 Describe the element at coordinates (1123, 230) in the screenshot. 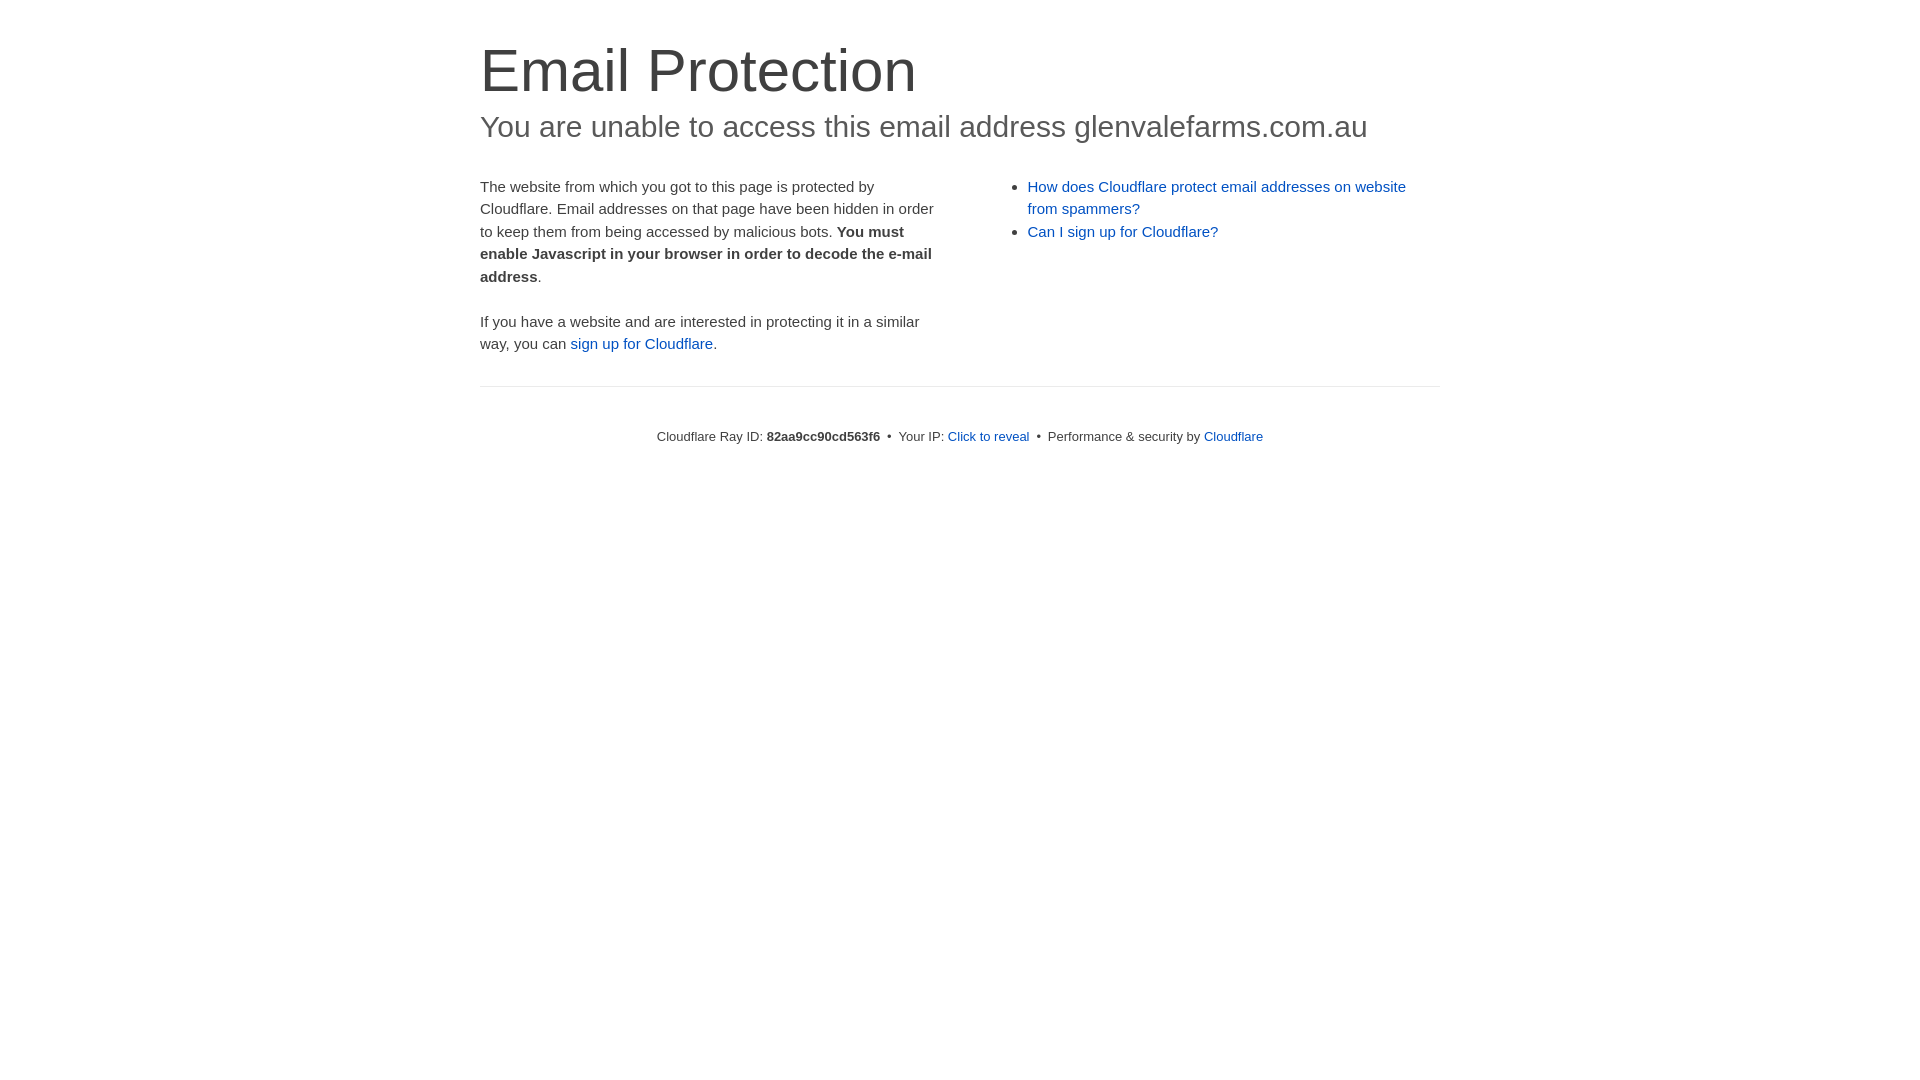

I see `'Can I sign up for Cloudflare?'` at that location.